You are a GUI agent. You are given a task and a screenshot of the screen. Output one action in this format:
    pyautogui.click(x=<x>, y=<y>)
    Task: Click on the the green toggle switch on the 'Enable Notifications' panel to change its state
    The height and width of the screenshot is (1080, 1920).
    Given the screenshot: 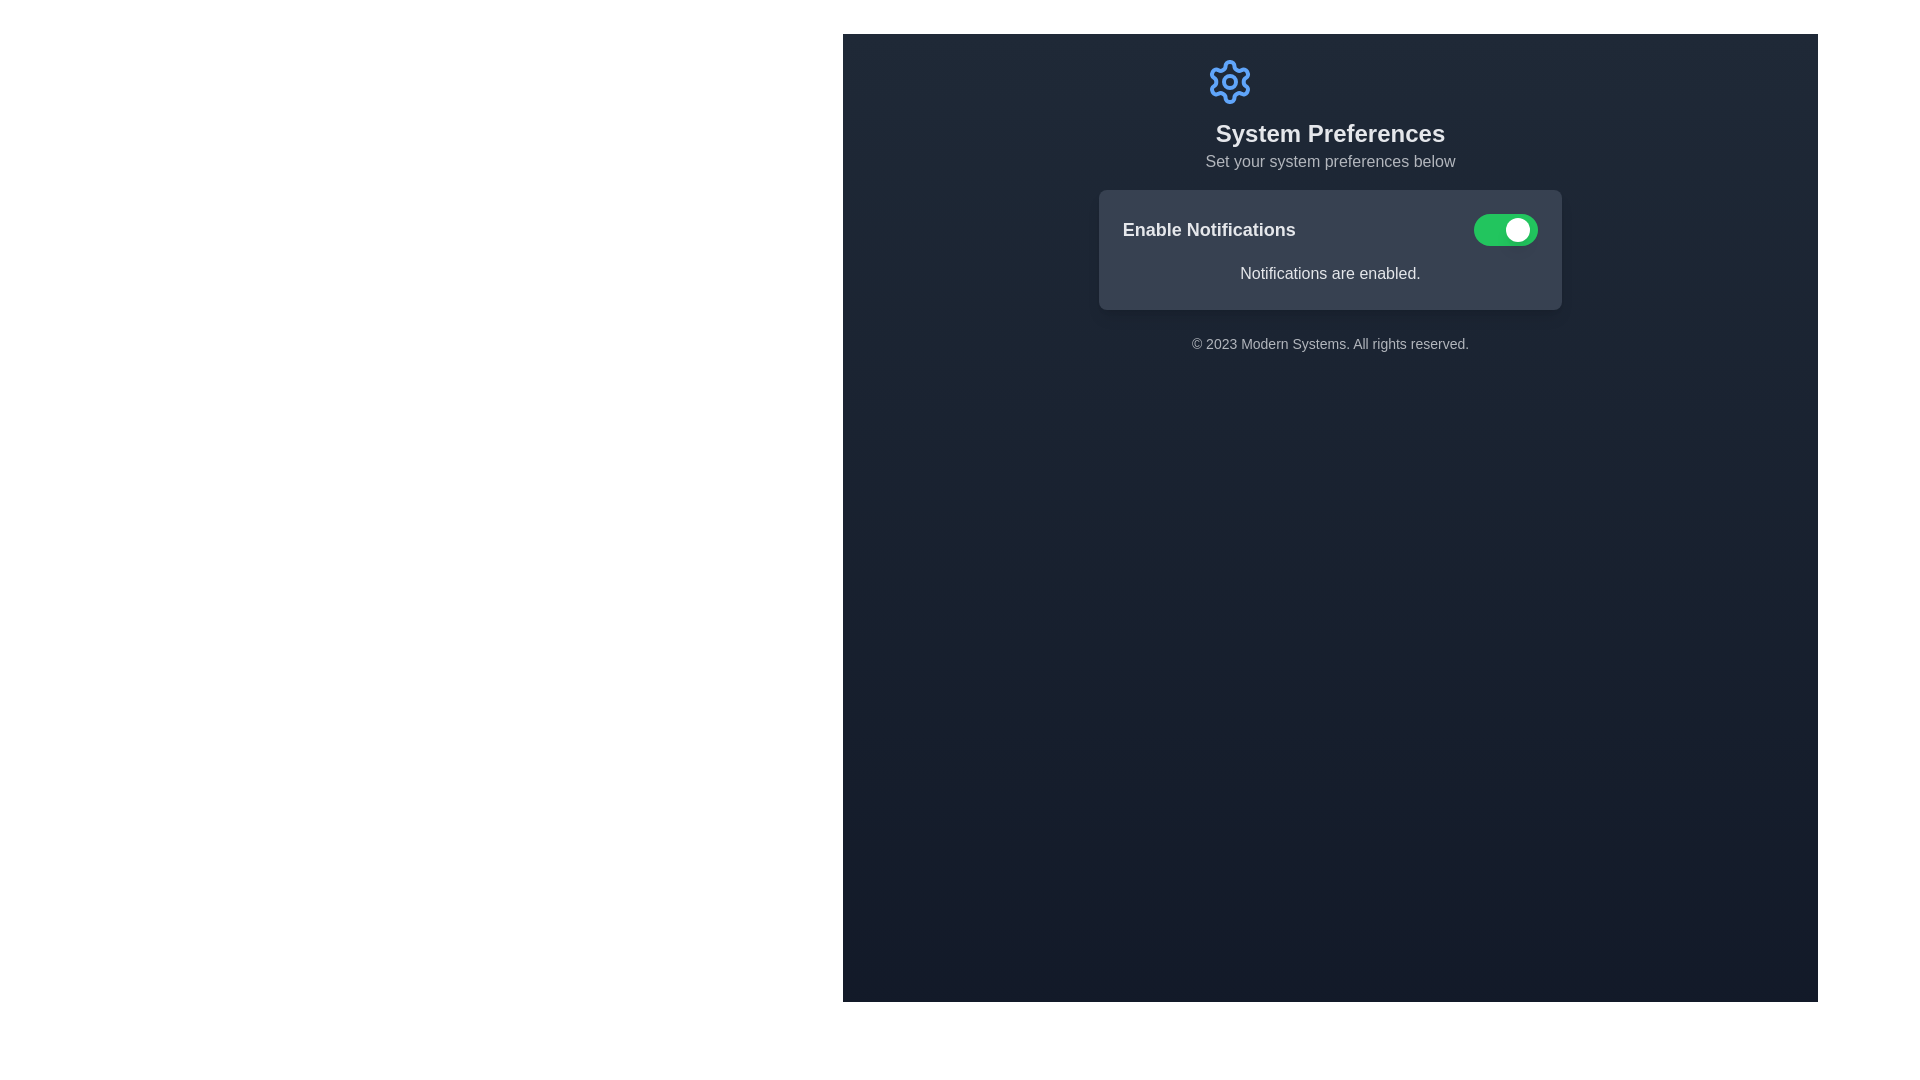 What is the action you would take?
    pyautogui.click(x=1330, y=249)
    